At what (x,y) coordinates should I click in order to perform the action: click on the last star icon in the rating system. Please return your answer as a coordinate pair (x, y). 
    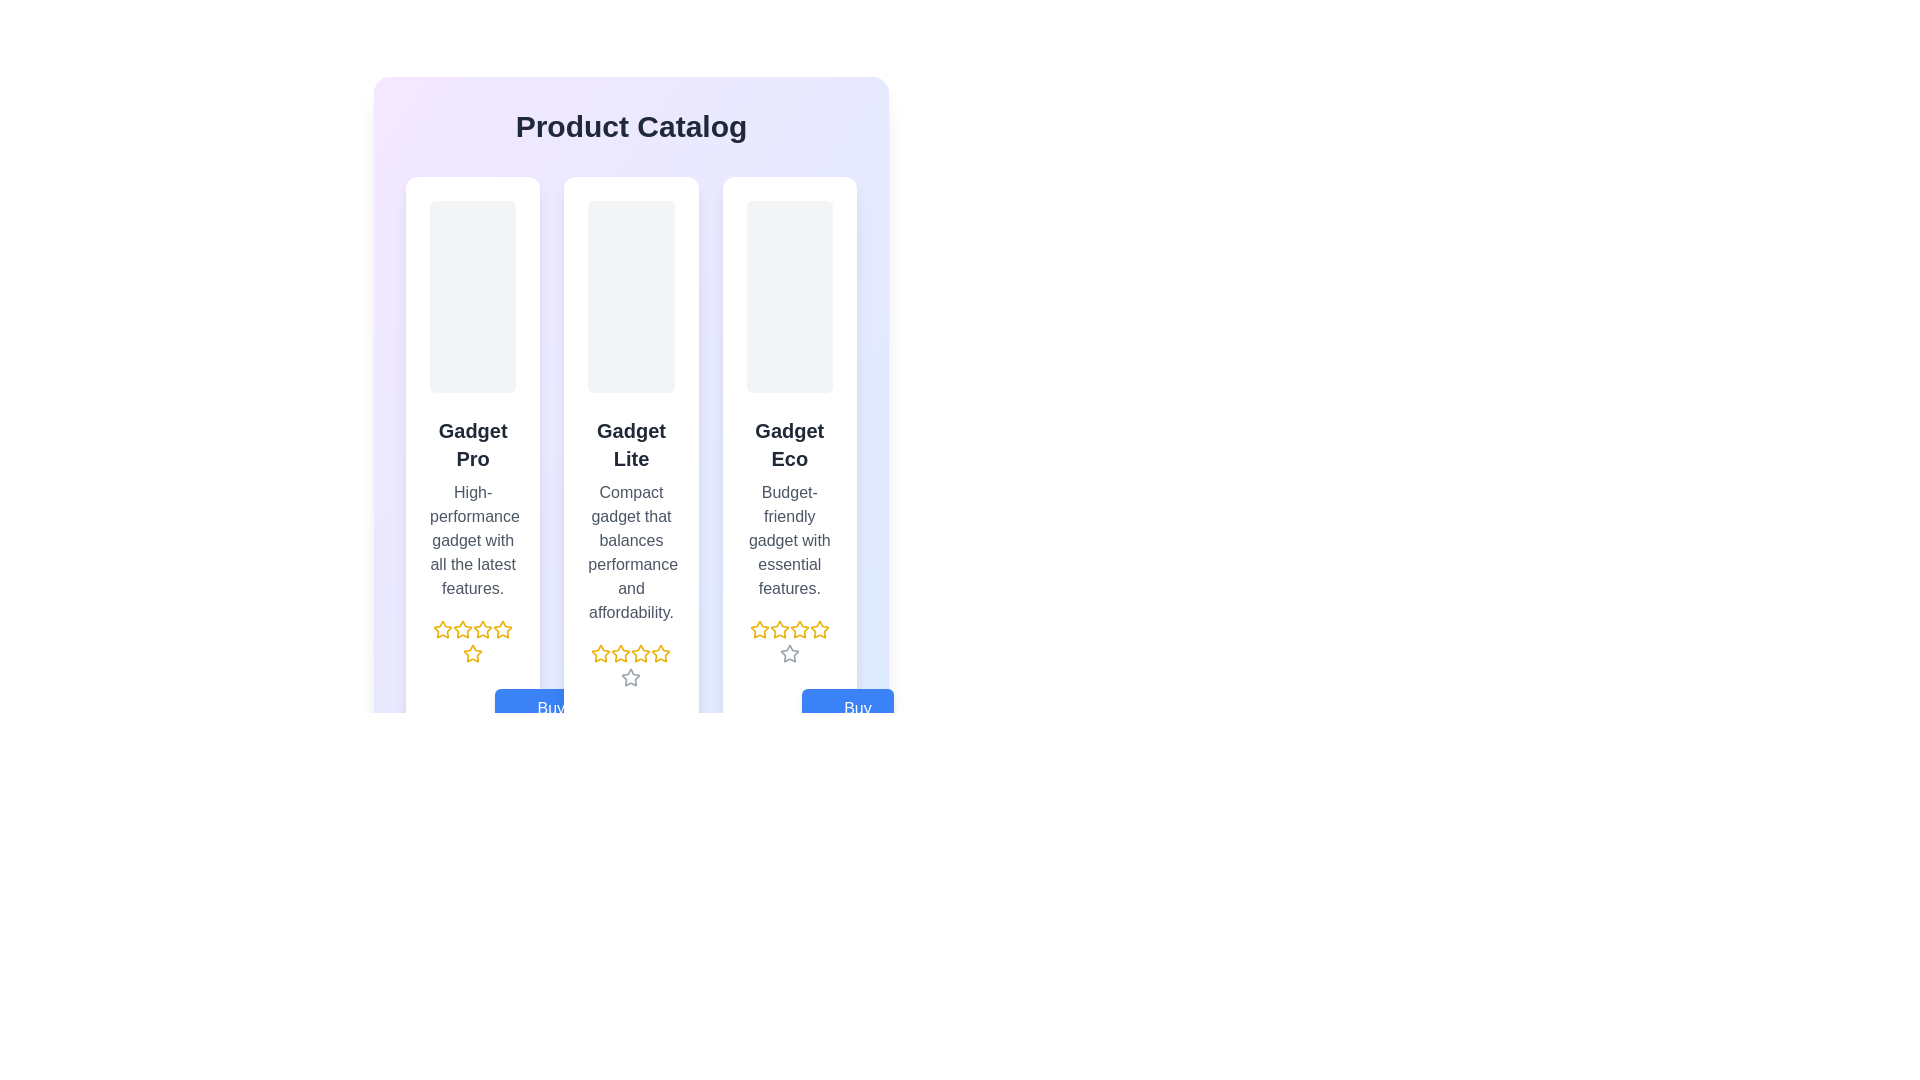
    Looking at the image, I should click on (630, 676).